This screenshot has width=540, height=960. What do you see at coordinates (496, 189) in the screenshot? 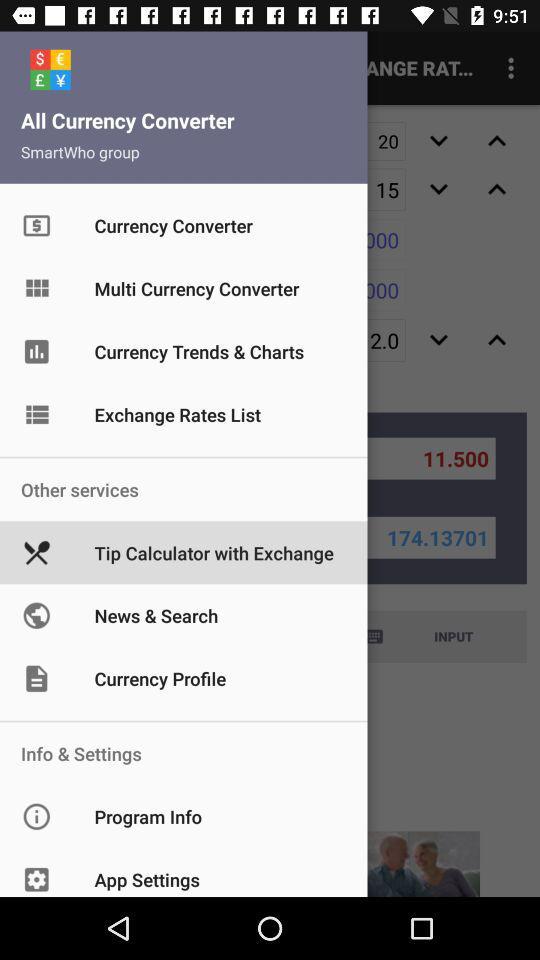
I see `the expand_less icon` at bounding box center [496, 189].